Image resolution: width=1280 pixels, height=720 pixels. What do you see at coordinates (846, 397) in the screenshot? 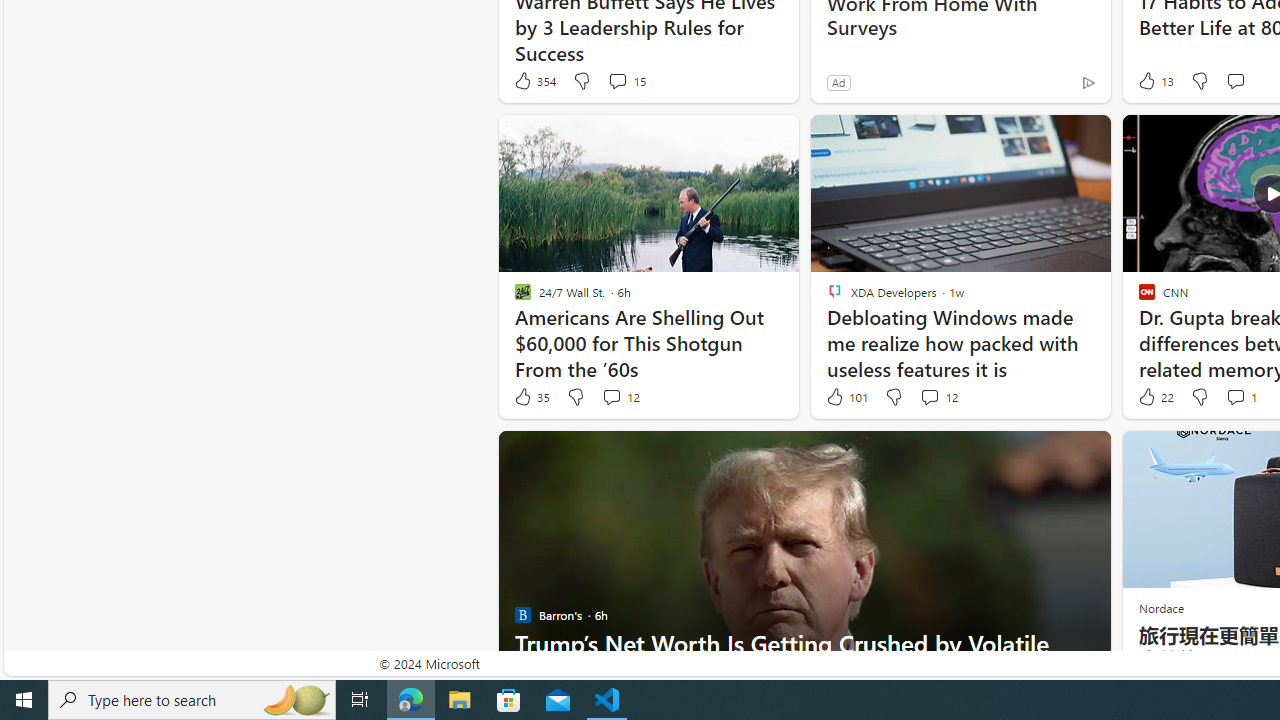
I see `'101 Like'` at bounding box center [846, 397].